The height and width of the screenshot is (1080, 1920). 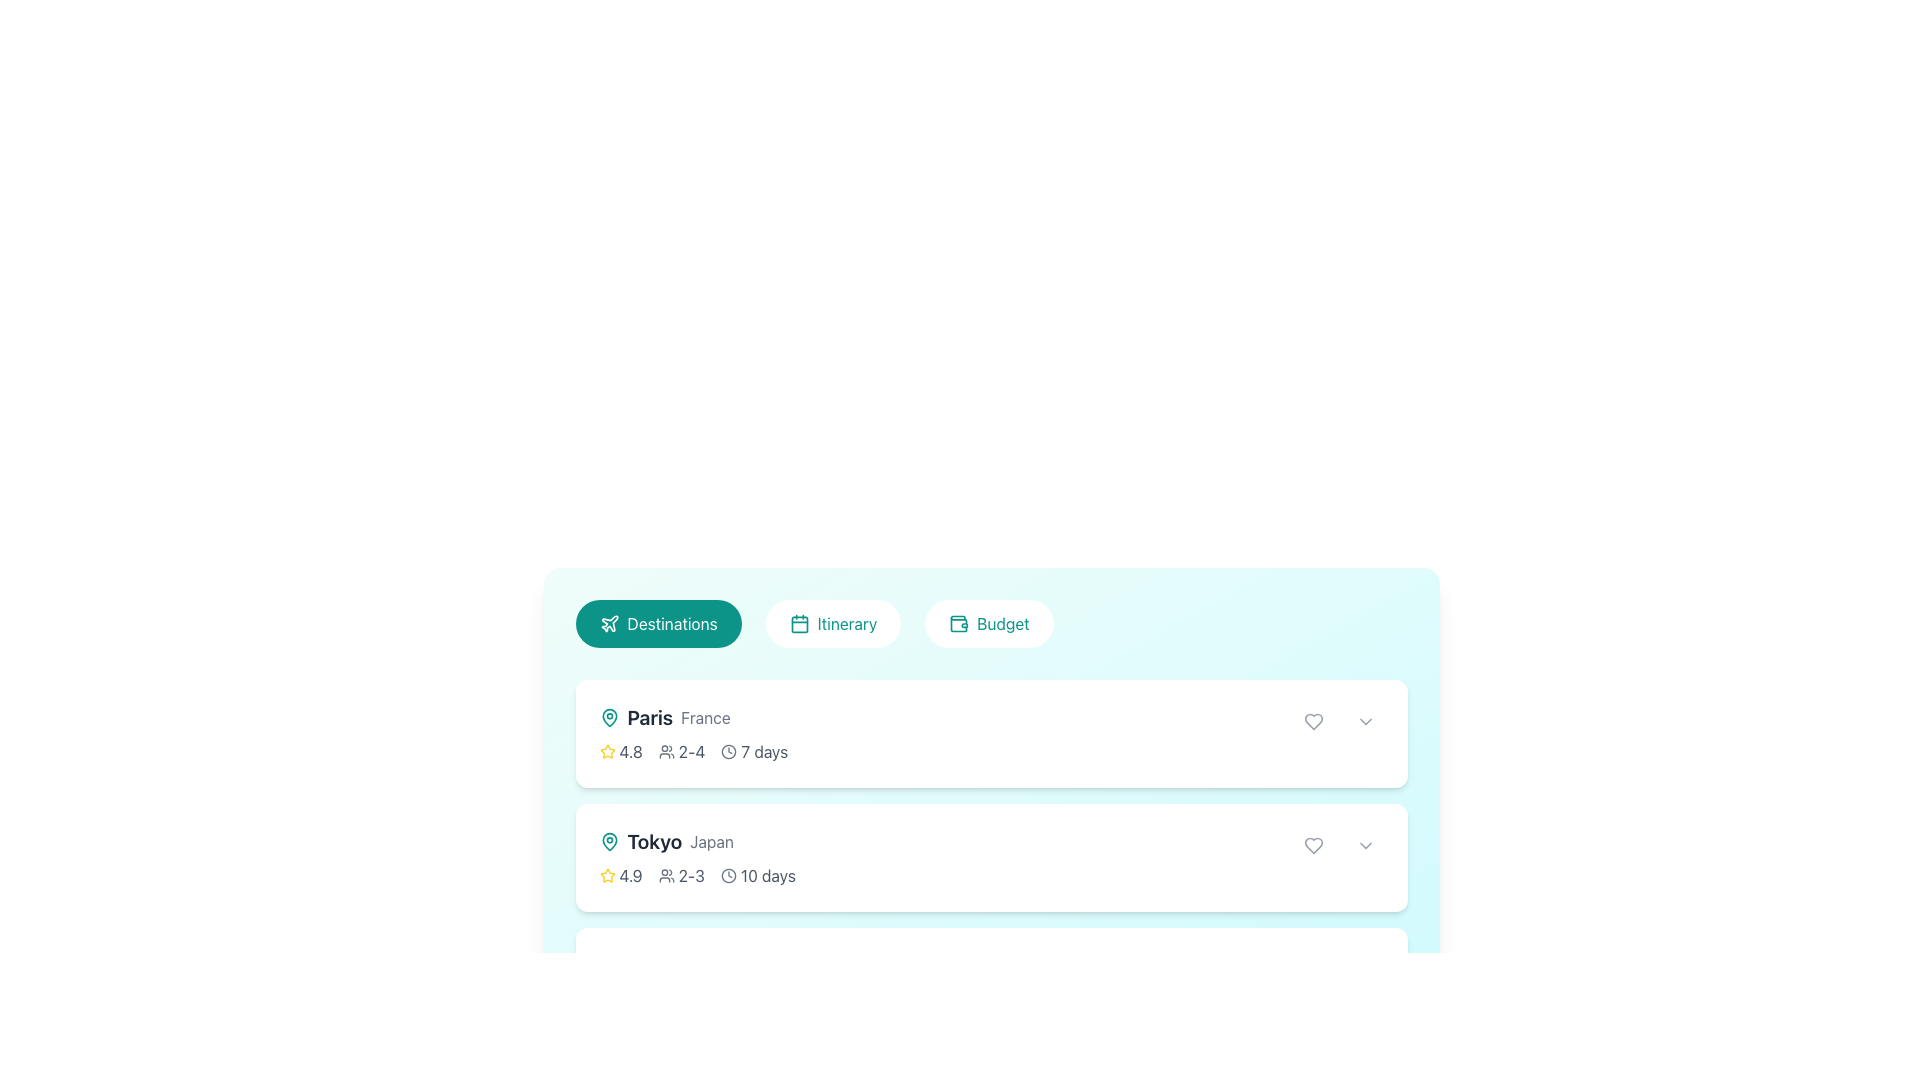 I want to click on the user icon represented by outlines of two people next to each other, located to the left of the text '2-3' in the second list item labeled 'Tokyo Japan', so click(x=666, y=874).